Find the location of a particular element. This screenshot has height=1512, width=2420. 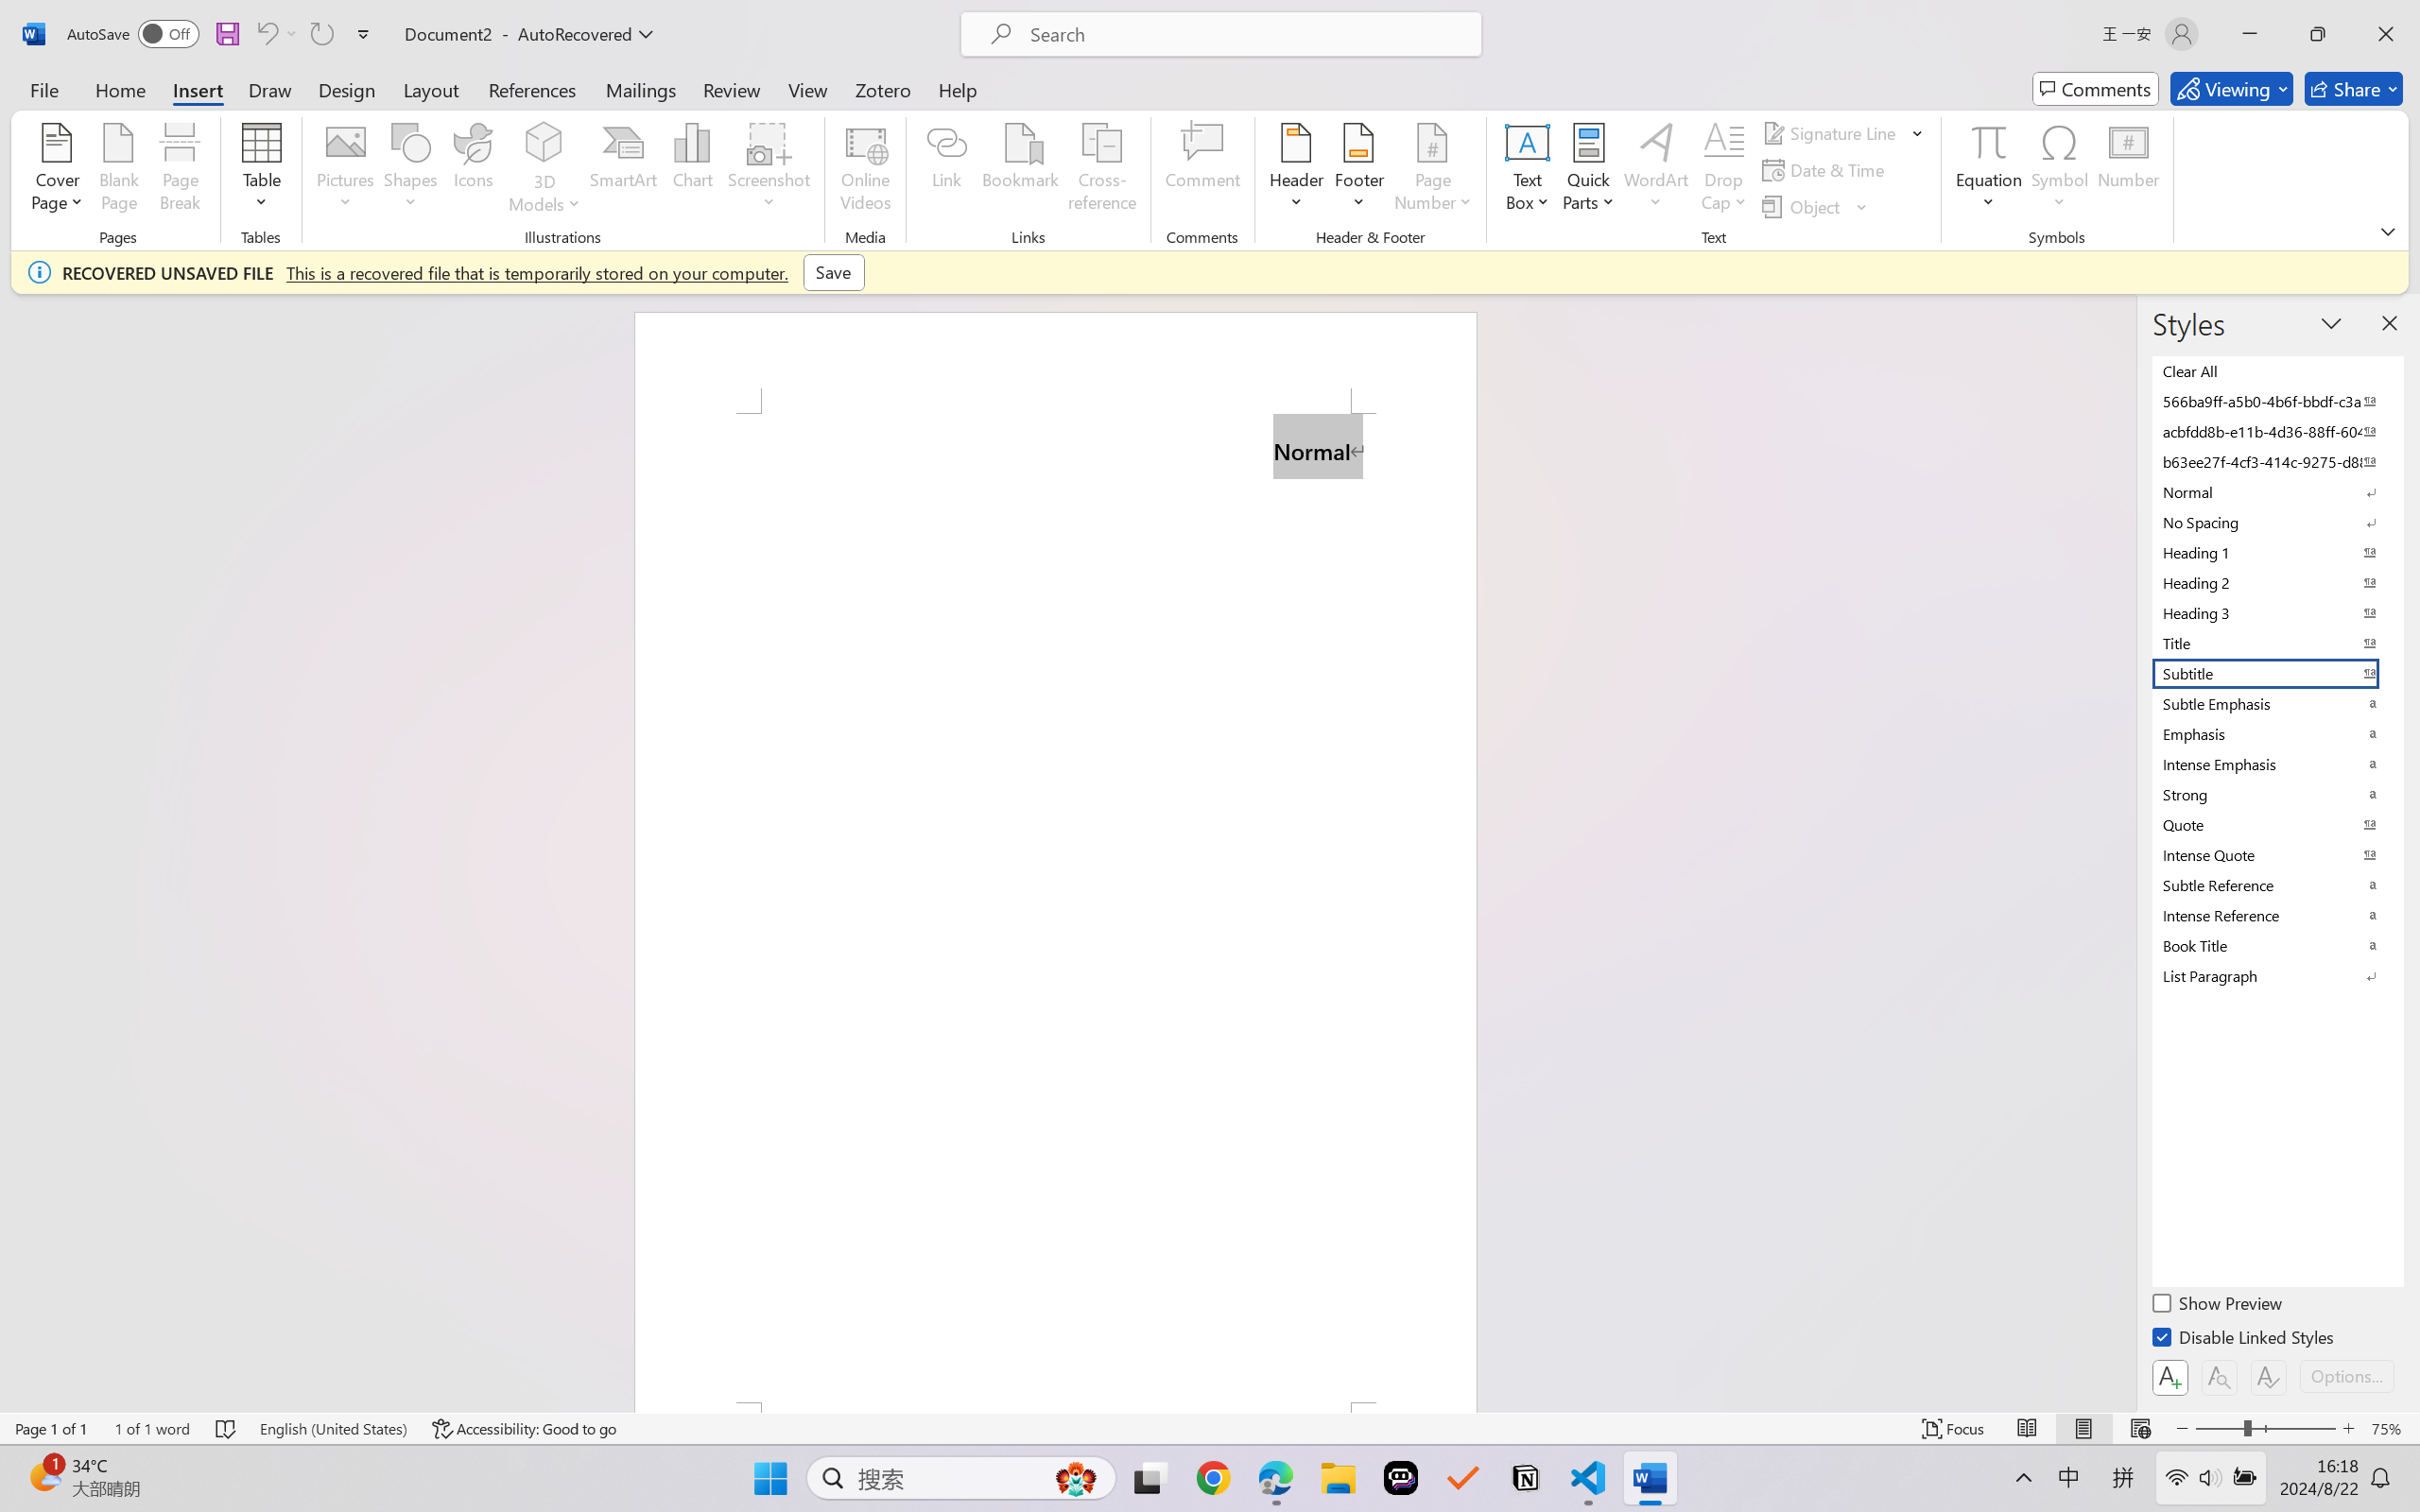

'Help' is located at coordinates (956, 88).